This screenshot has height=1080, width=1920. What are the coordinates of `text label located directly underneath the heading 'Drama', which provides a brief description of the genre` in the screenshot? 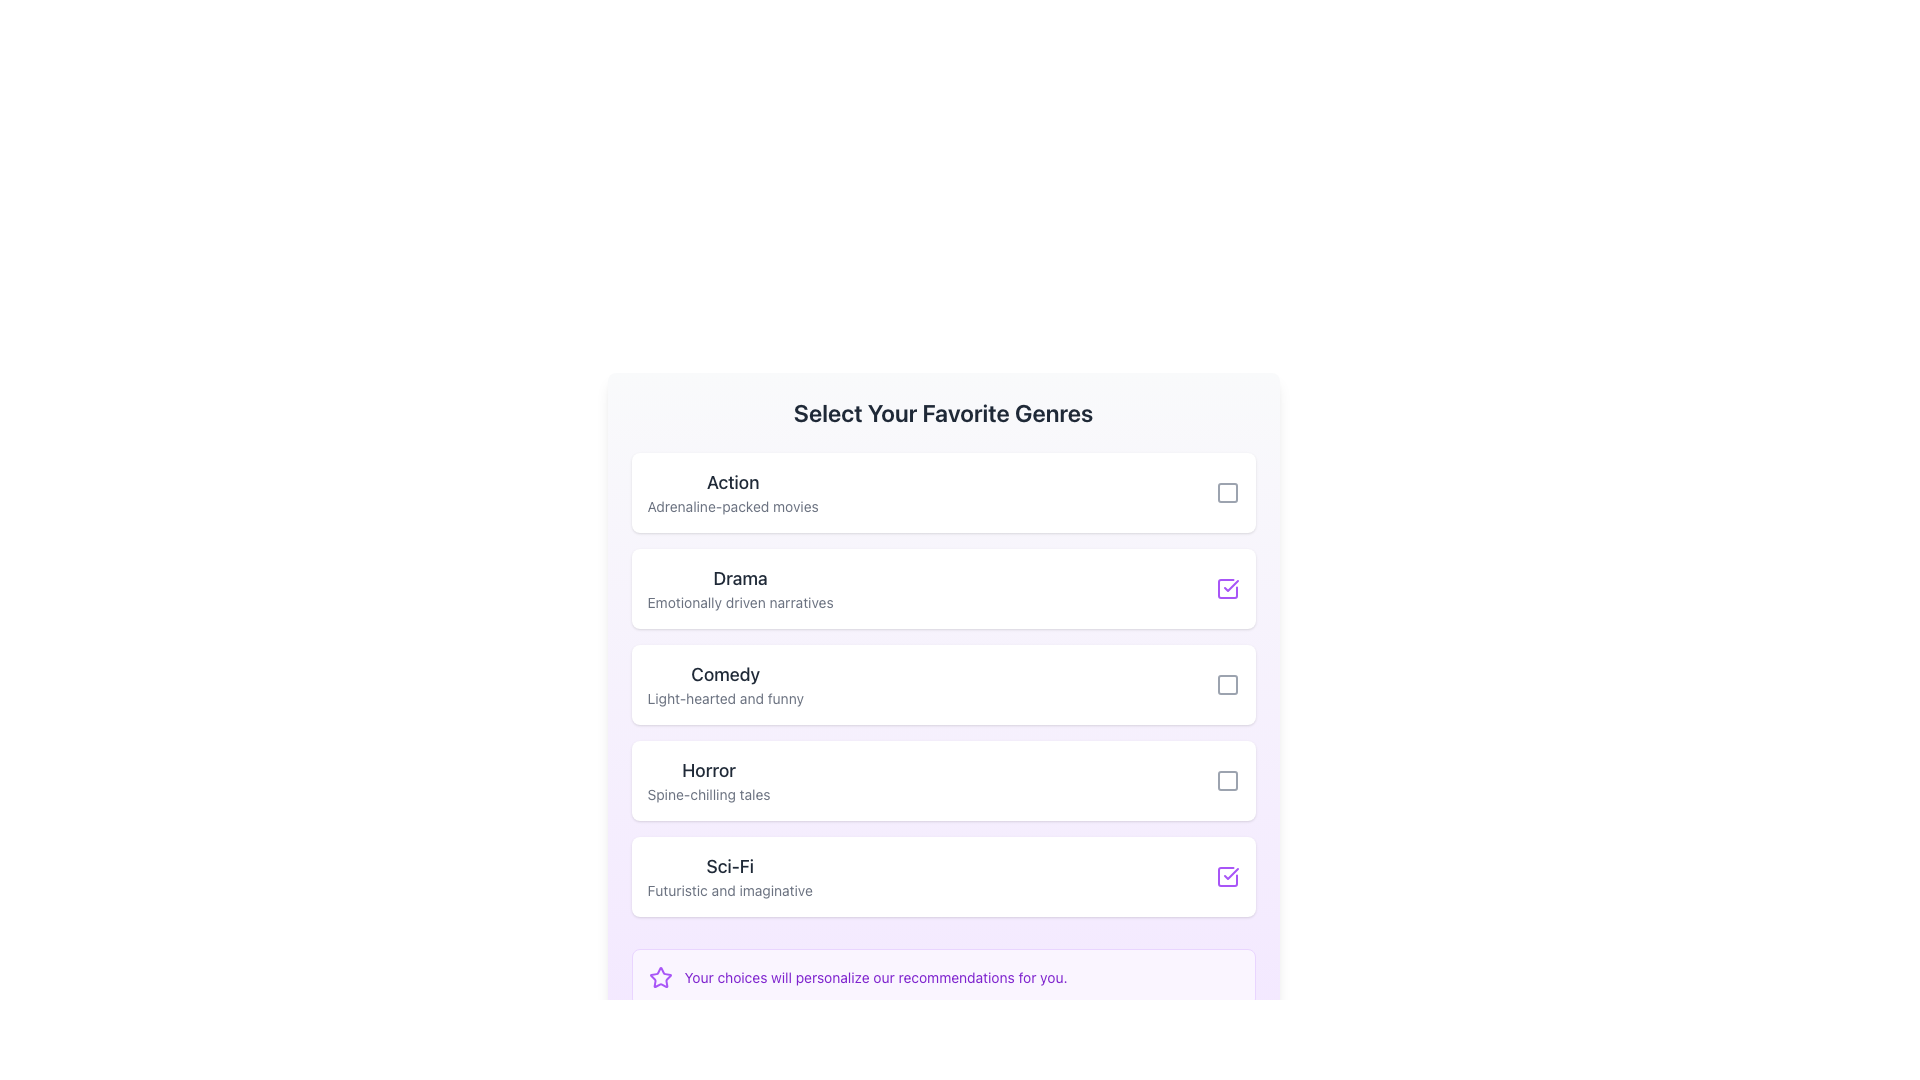 It's located at (739, 601).